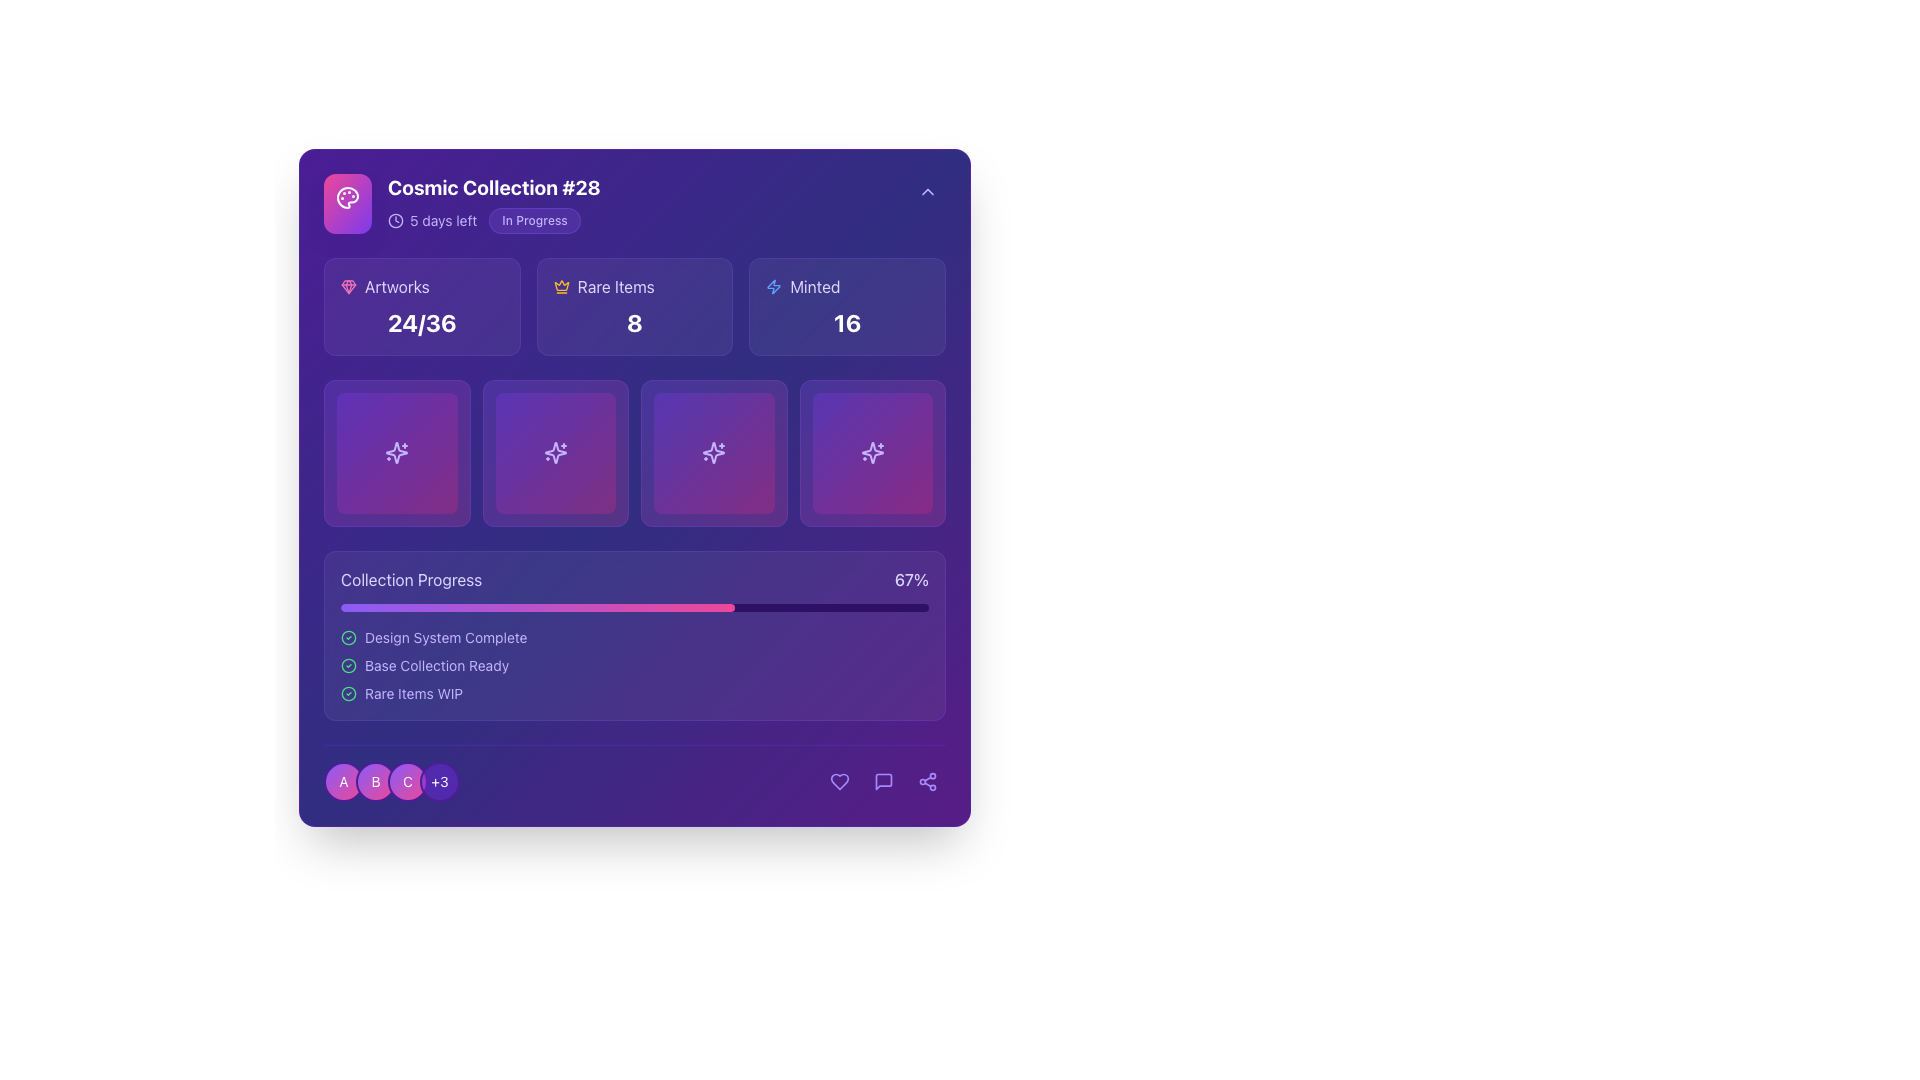  What do you see at coordinates (349, 286) in the screenshot?
I see `the pink gem-shaped icon located to the left of the 'Artworks' label` at bounding box center [349, 286].